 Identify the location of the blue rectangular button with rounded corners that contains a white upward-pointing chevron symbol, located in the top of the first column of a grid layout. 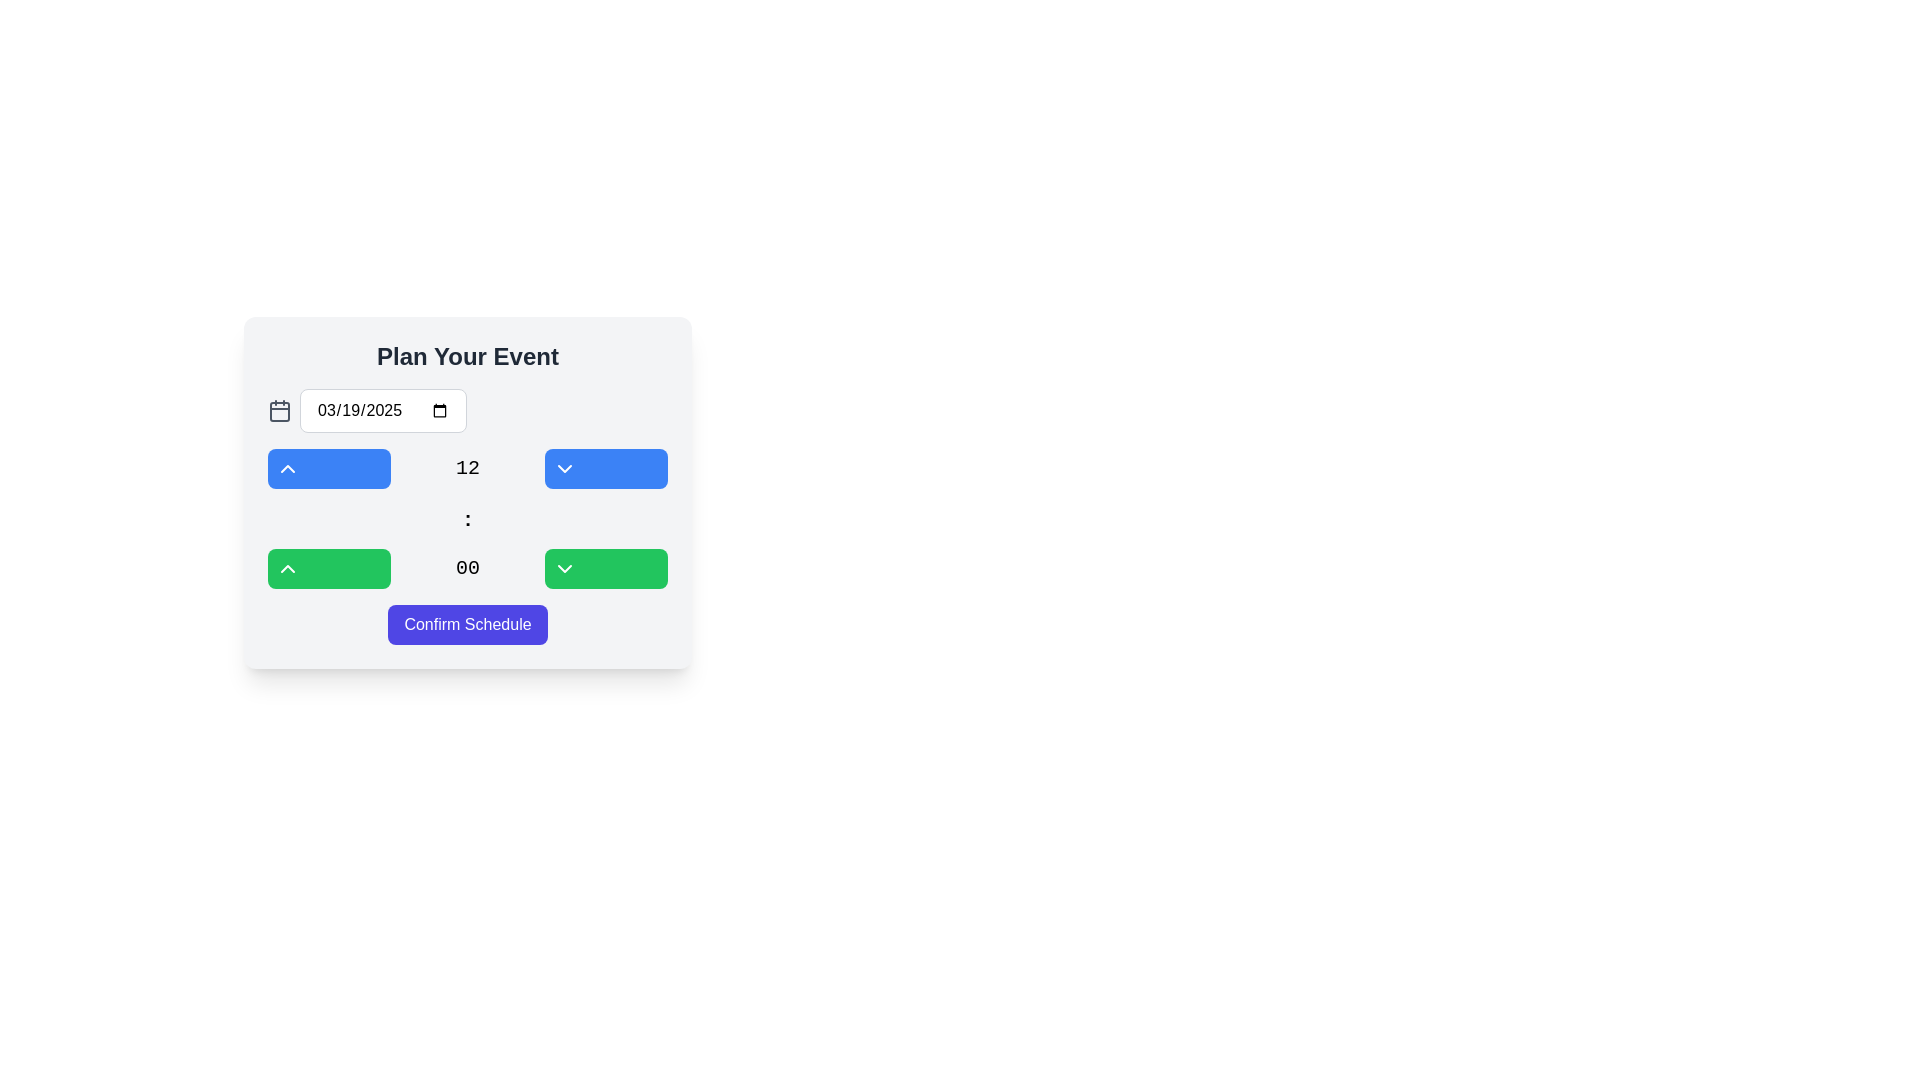
(329, 469).